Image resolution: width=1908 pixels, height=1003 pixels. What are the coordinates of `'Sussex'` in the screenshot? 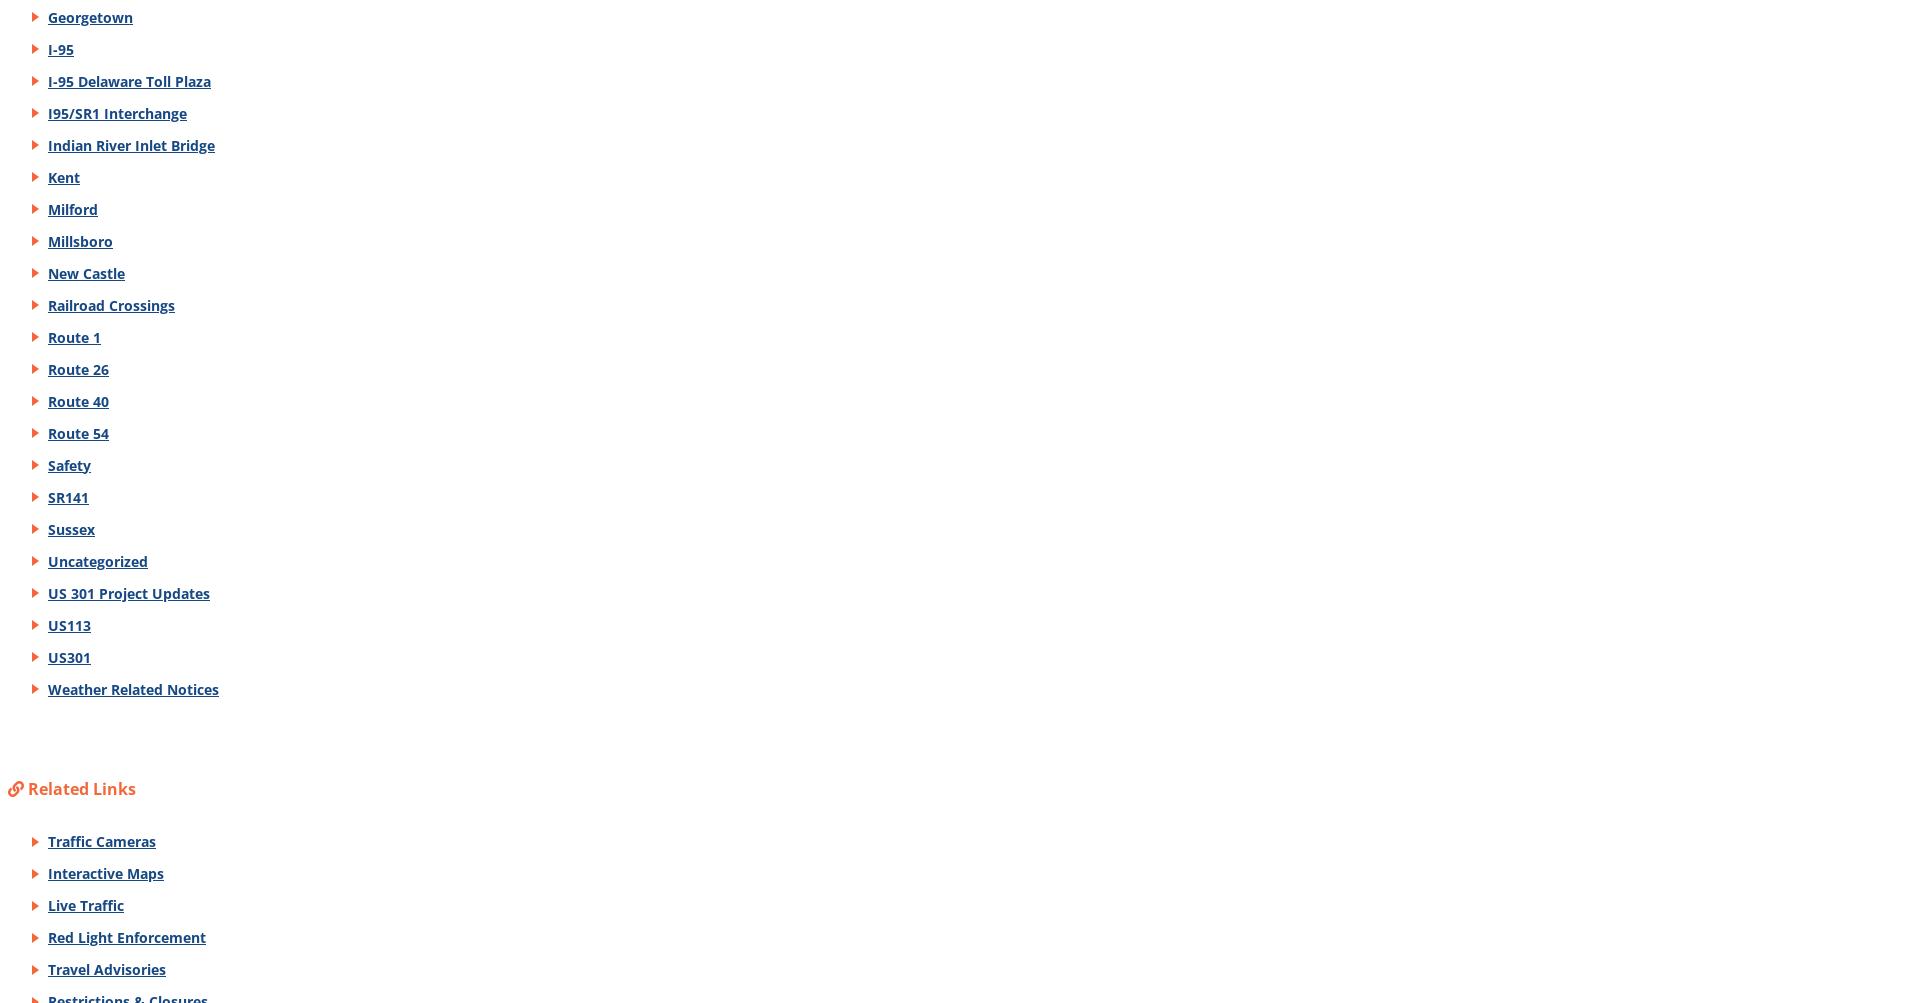 It's located at (70, 527).